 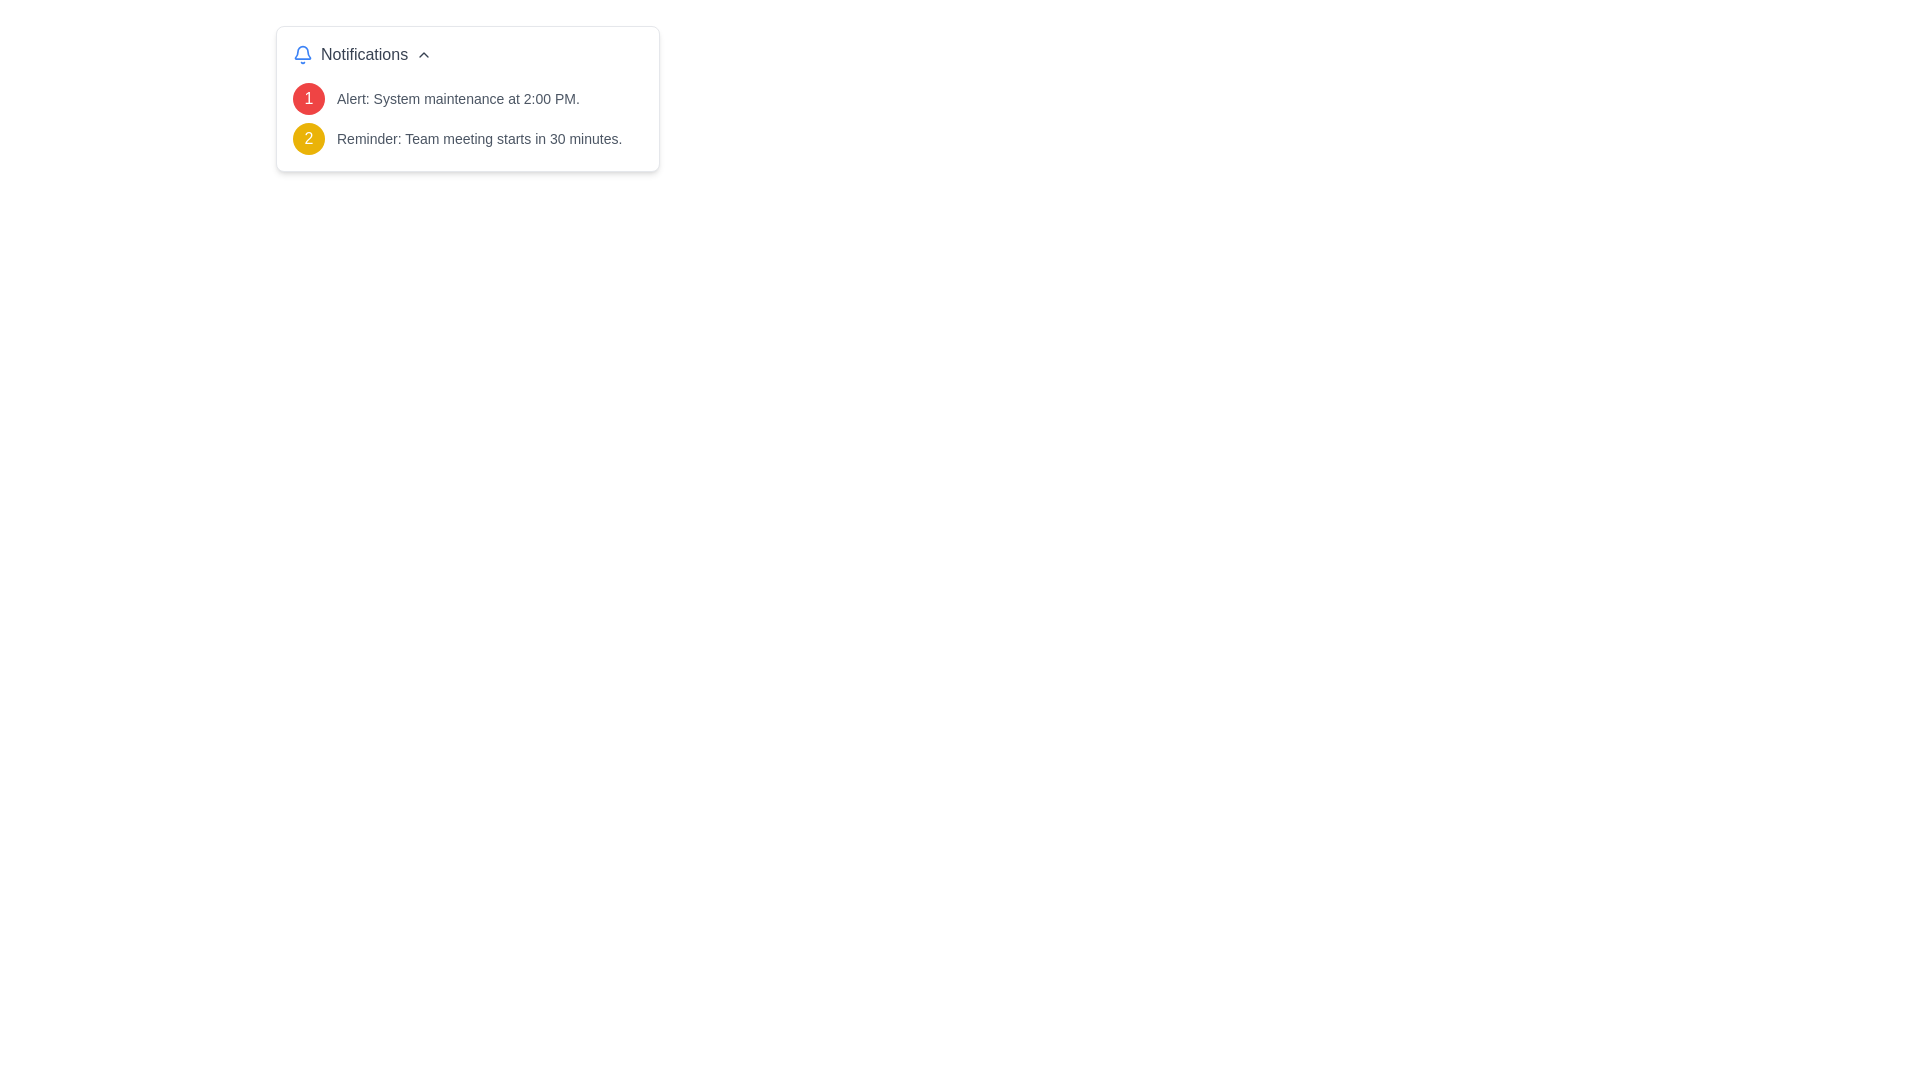 I want to click on the notification message displaying a red circular icon with the number '1' and the text 'Alert: System maintenance at 2:00 PM.', so click(x=466, y=99).